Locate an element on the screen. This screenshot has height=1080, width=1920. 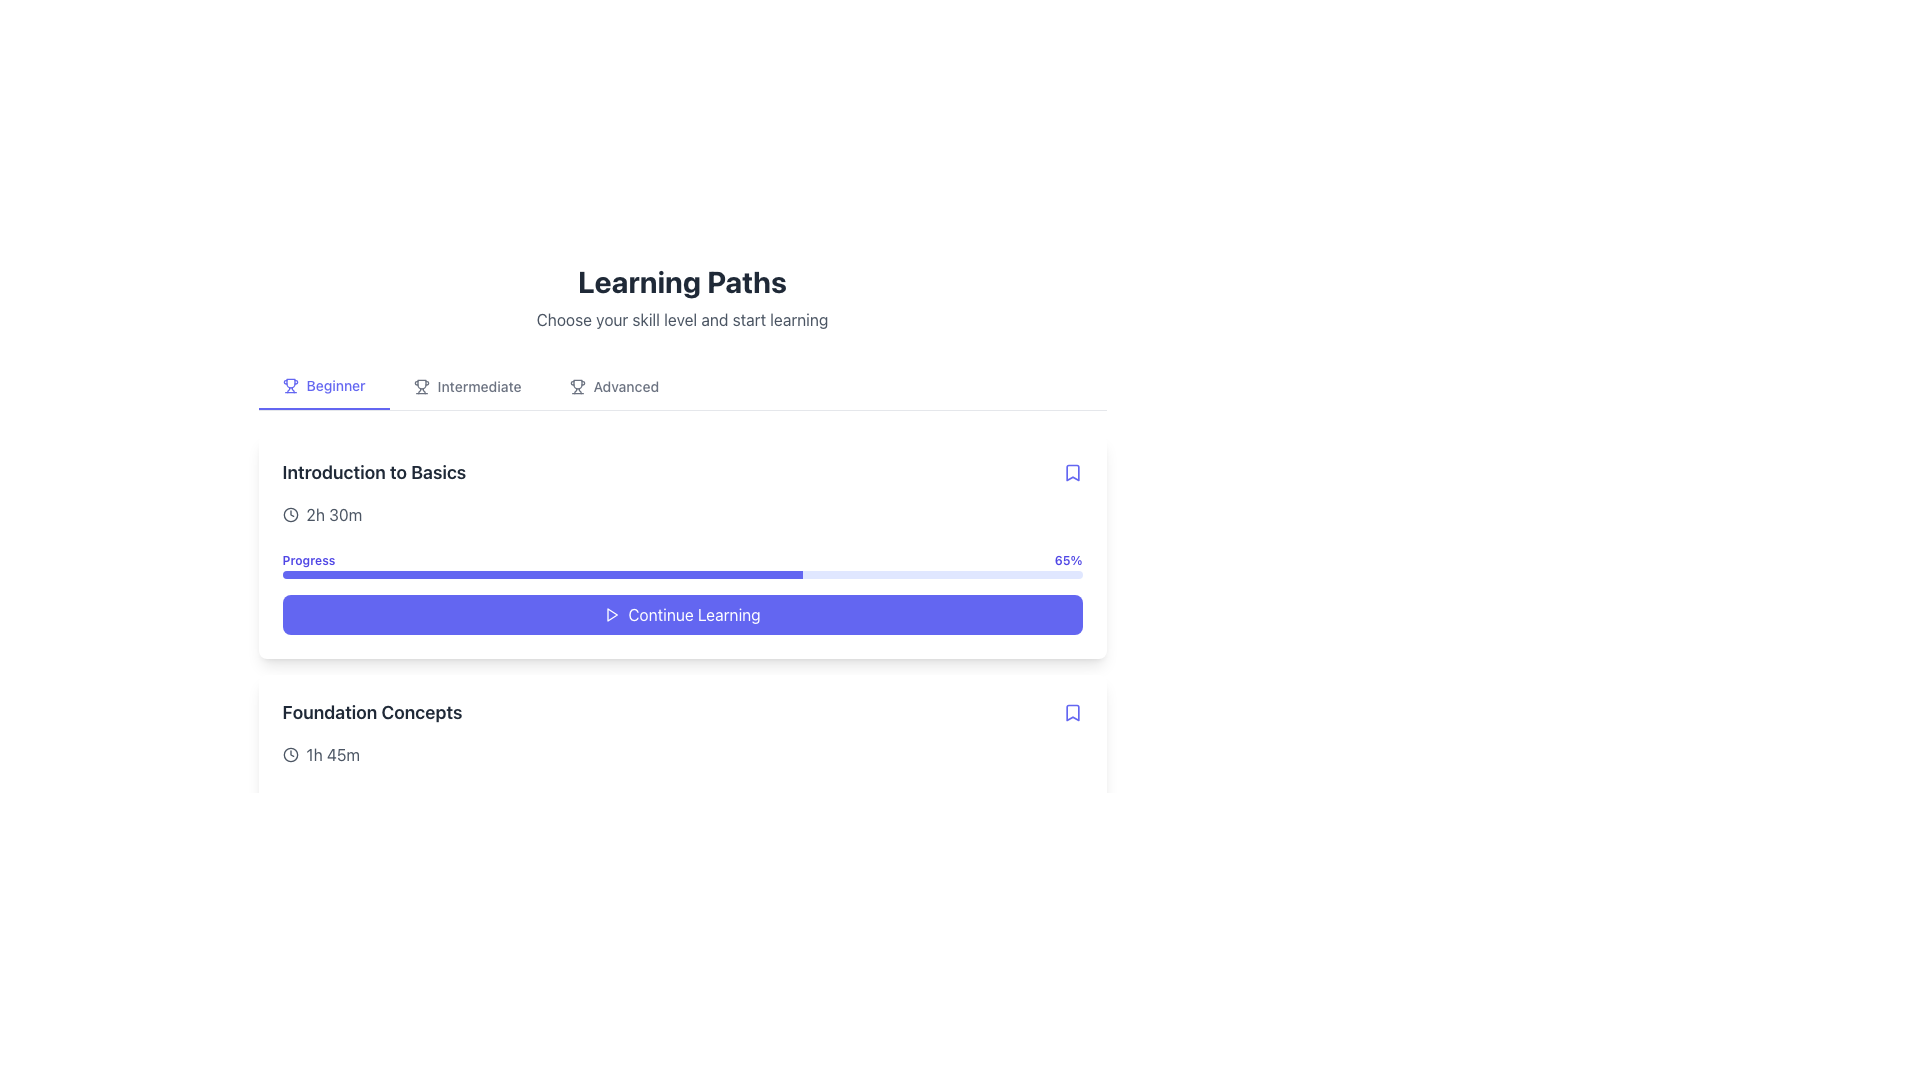
the small trophy icon located in the 'Beginner' tab, which is styled with a thin, outlined design and positioned to the left of the 'Beginner' label is located at coordinates (289, 385).